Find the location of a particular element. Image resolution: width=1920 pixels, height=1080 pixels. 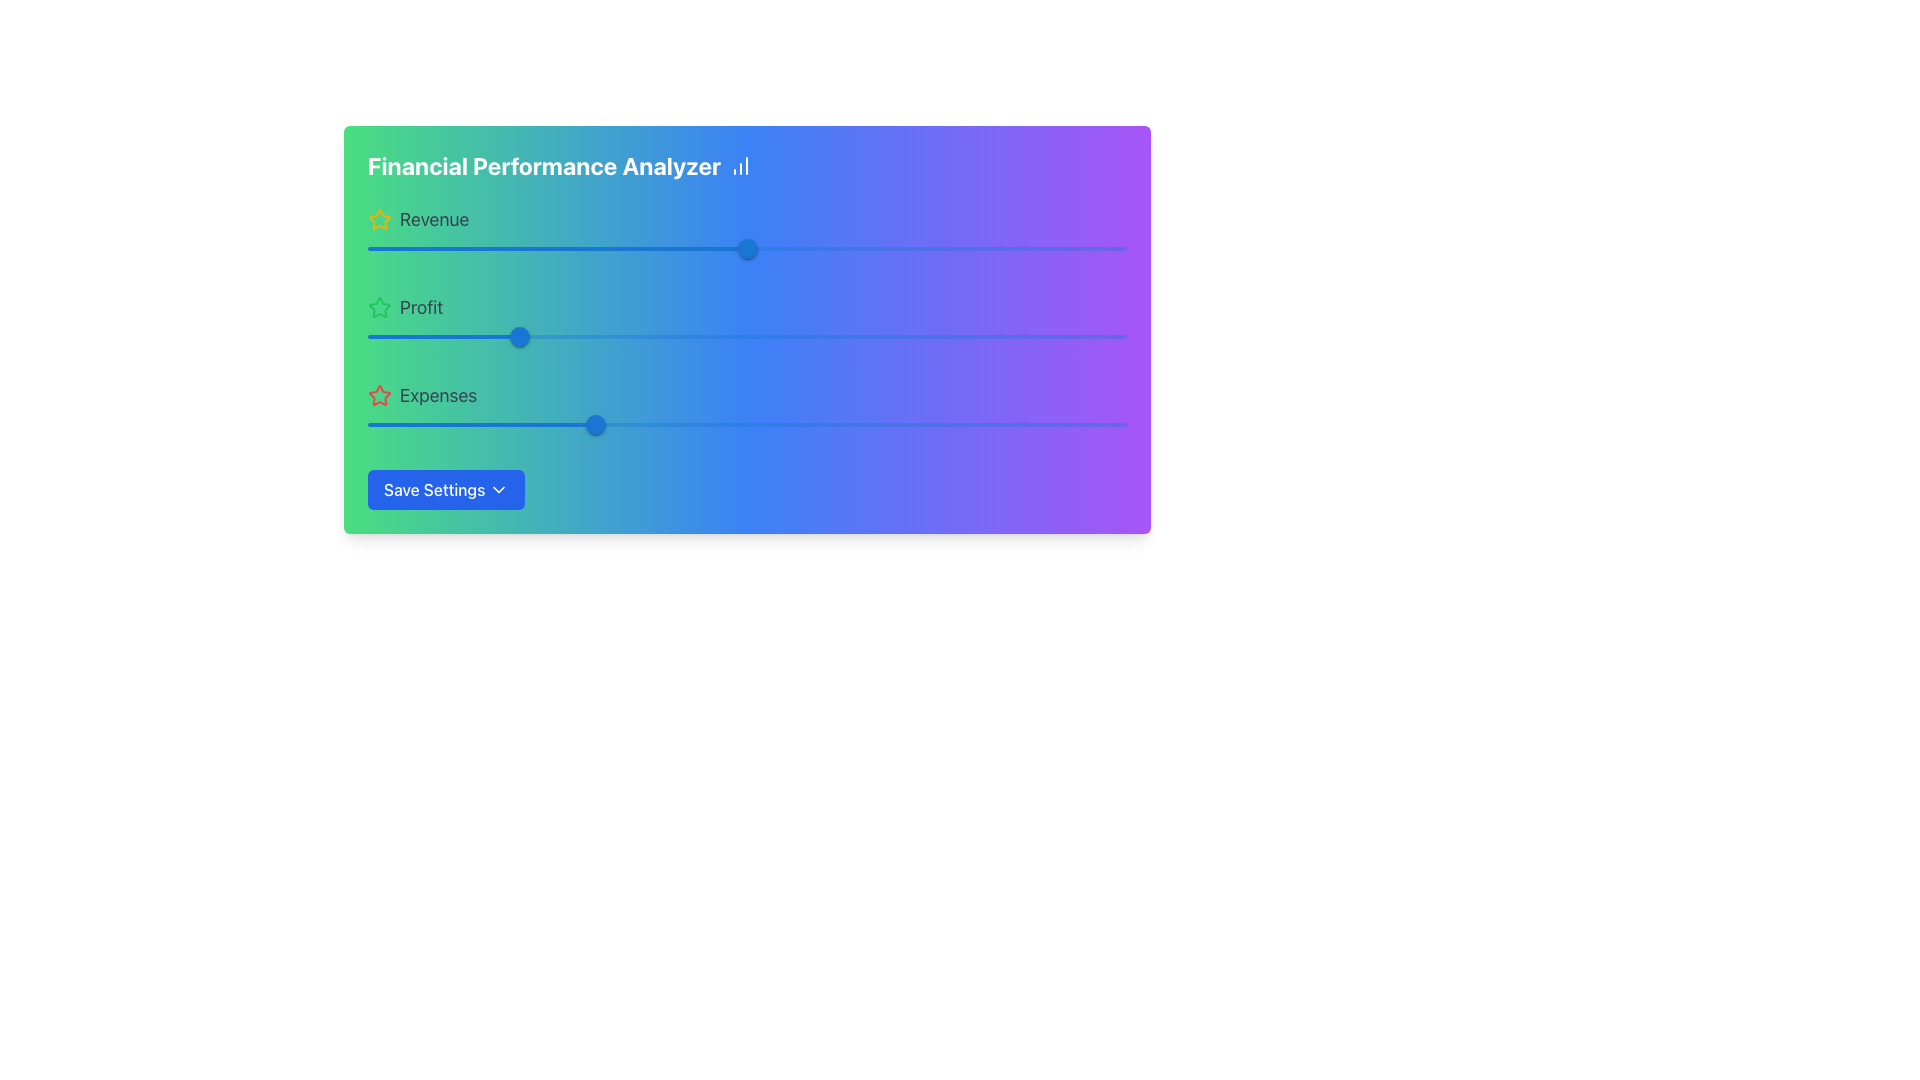

the Revenue slider is located at coordinates (998, 248).